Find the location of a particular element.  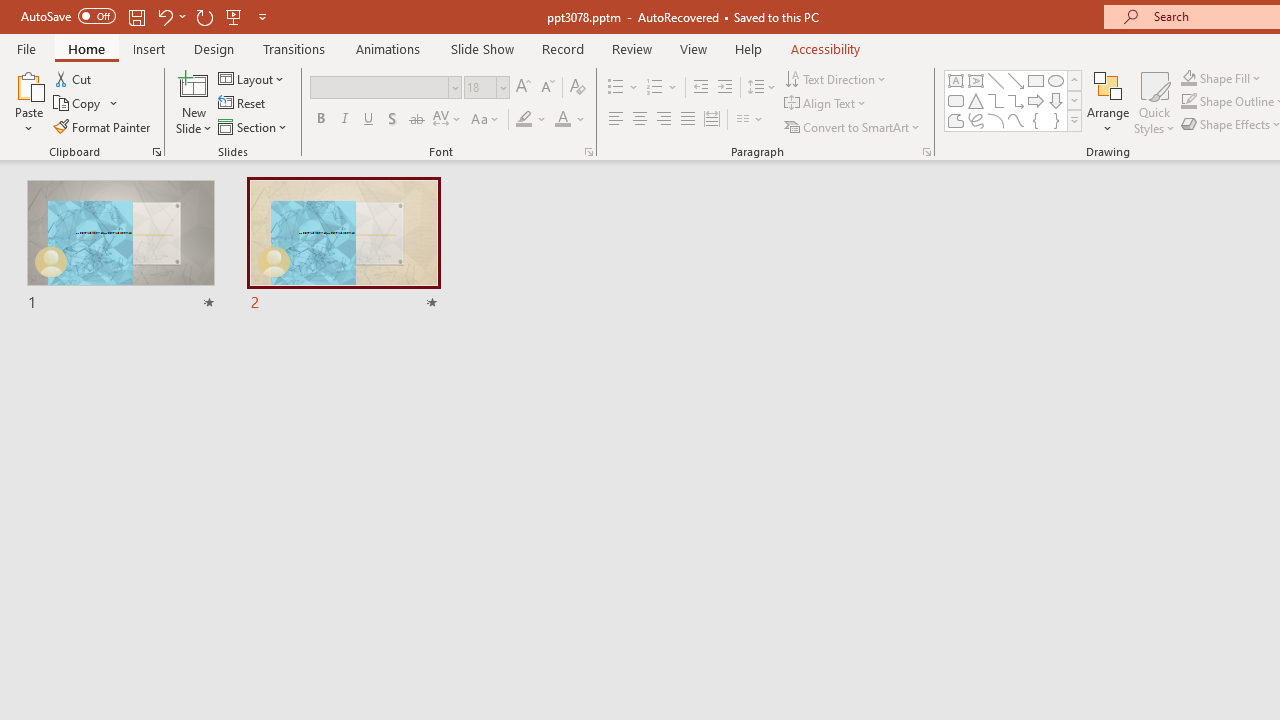

'Text Box' is located at coordinates (955, 80).